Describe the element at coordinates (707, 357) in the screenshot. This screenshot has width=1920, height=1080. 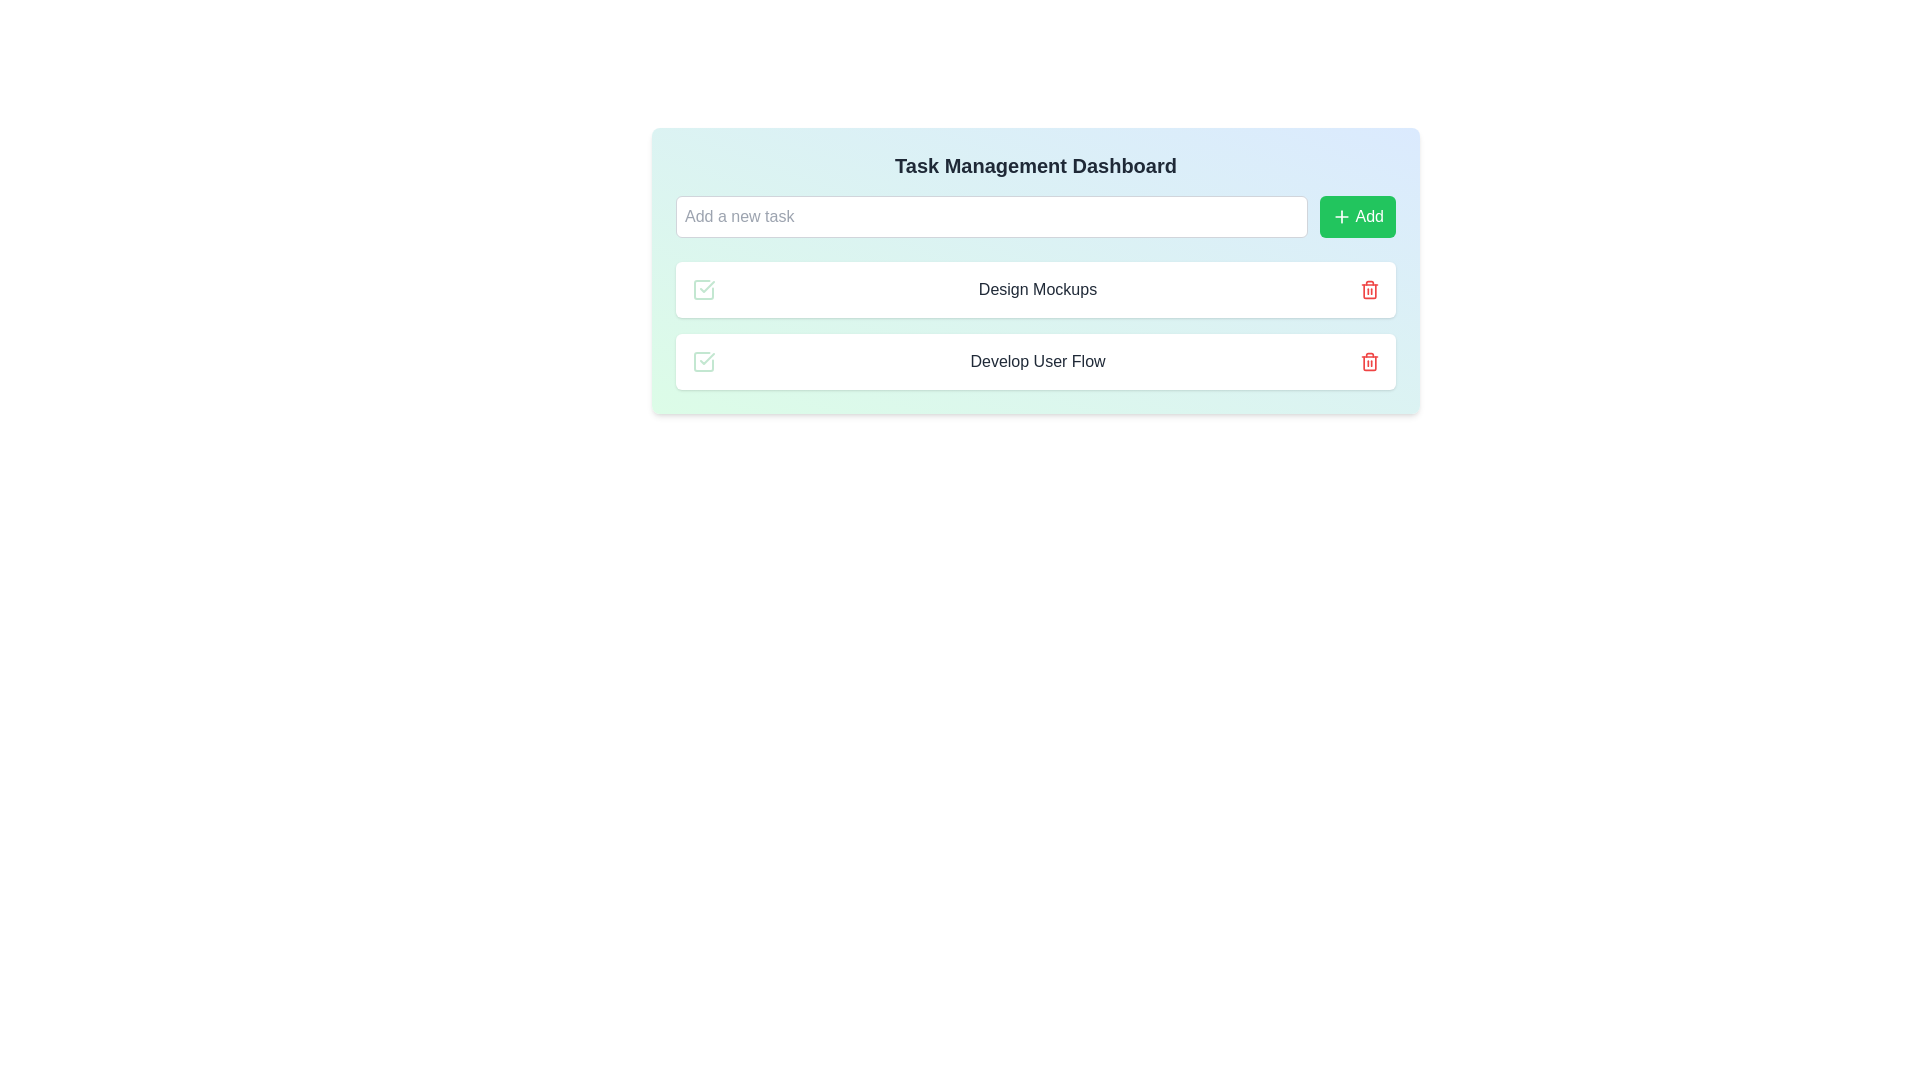
I see `the small checkmark icon indicator for task status located in the second task row labeled 'Develop User Flow'` at that location.